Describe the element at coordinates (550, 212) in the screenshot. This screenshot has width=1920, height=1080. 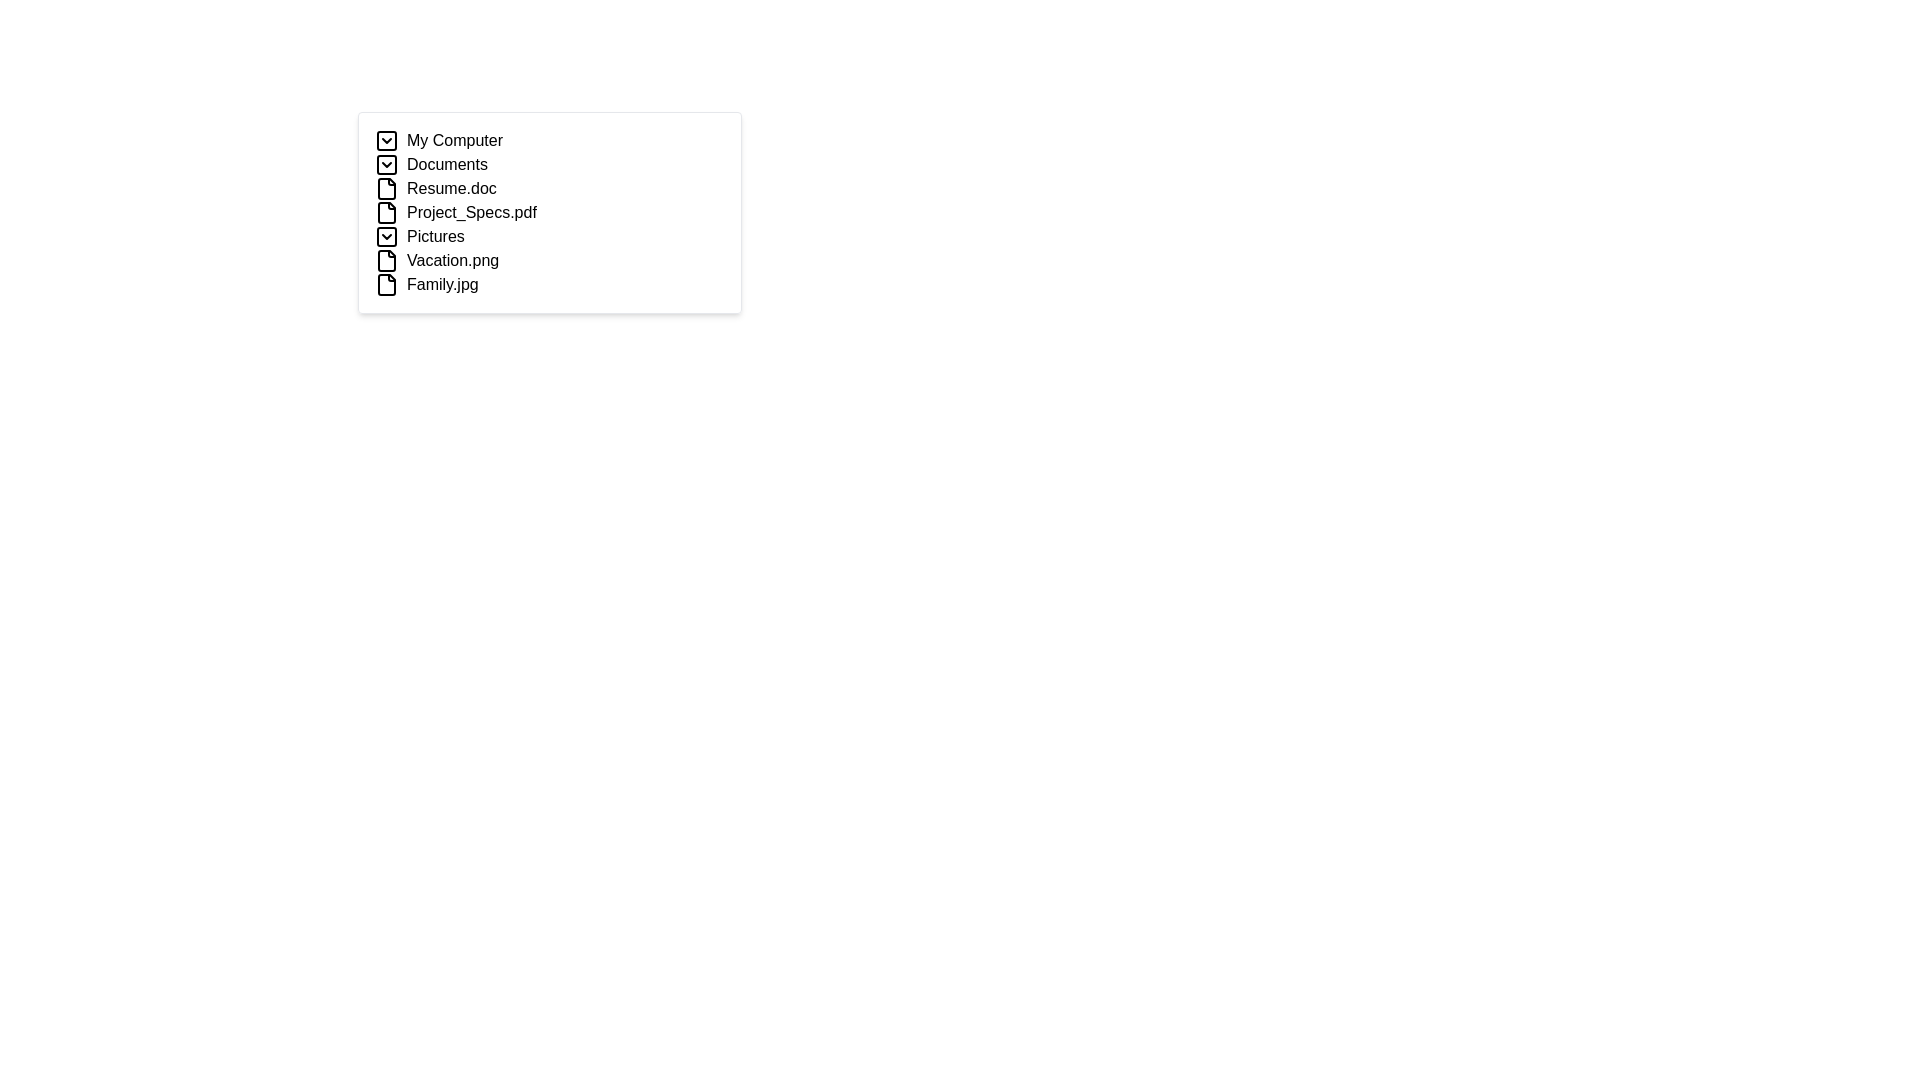
I see `the list item representing the file 'Project_Specs.pdf' located within the 'Documents' section` at that location.